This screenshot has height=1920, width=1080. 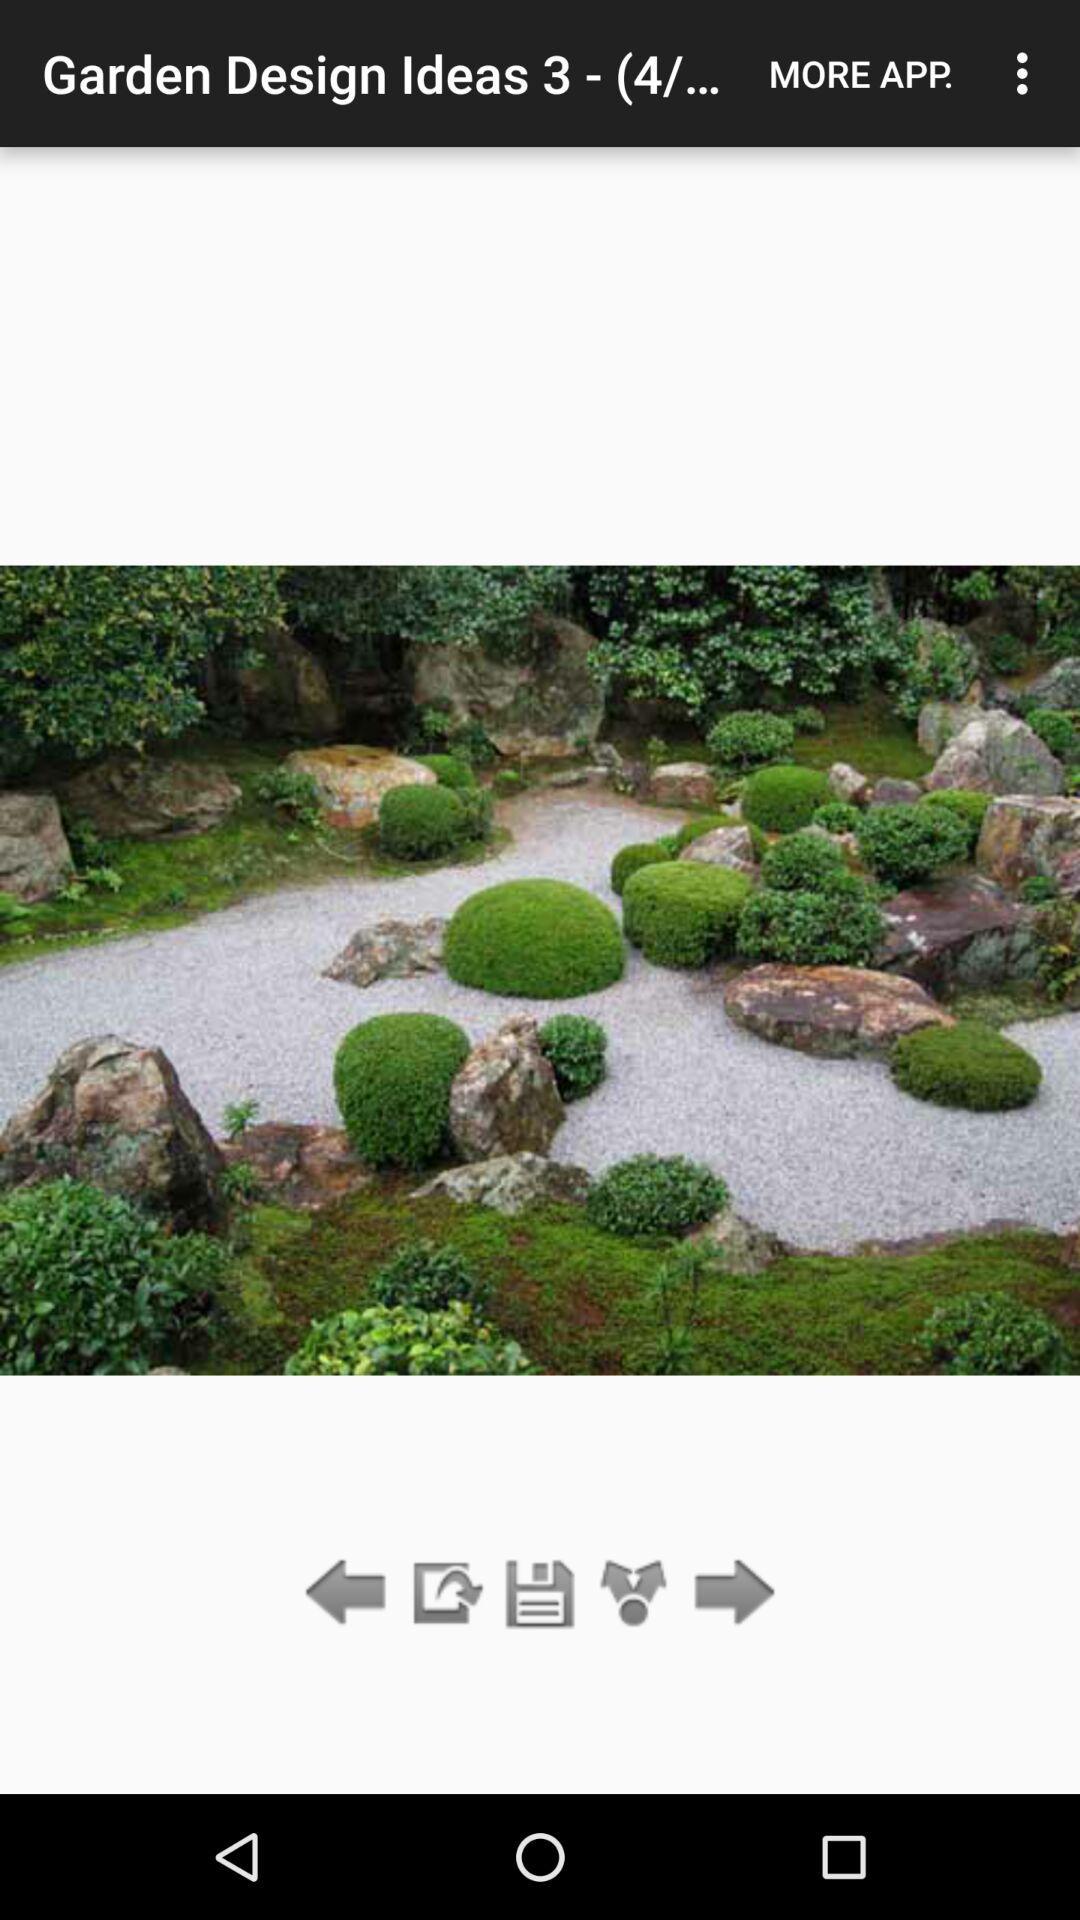 What do you see at coordinates (634, 1593) in the screenshot?
I see `item below garden design ideas app` at bounding box center [634, 1593].